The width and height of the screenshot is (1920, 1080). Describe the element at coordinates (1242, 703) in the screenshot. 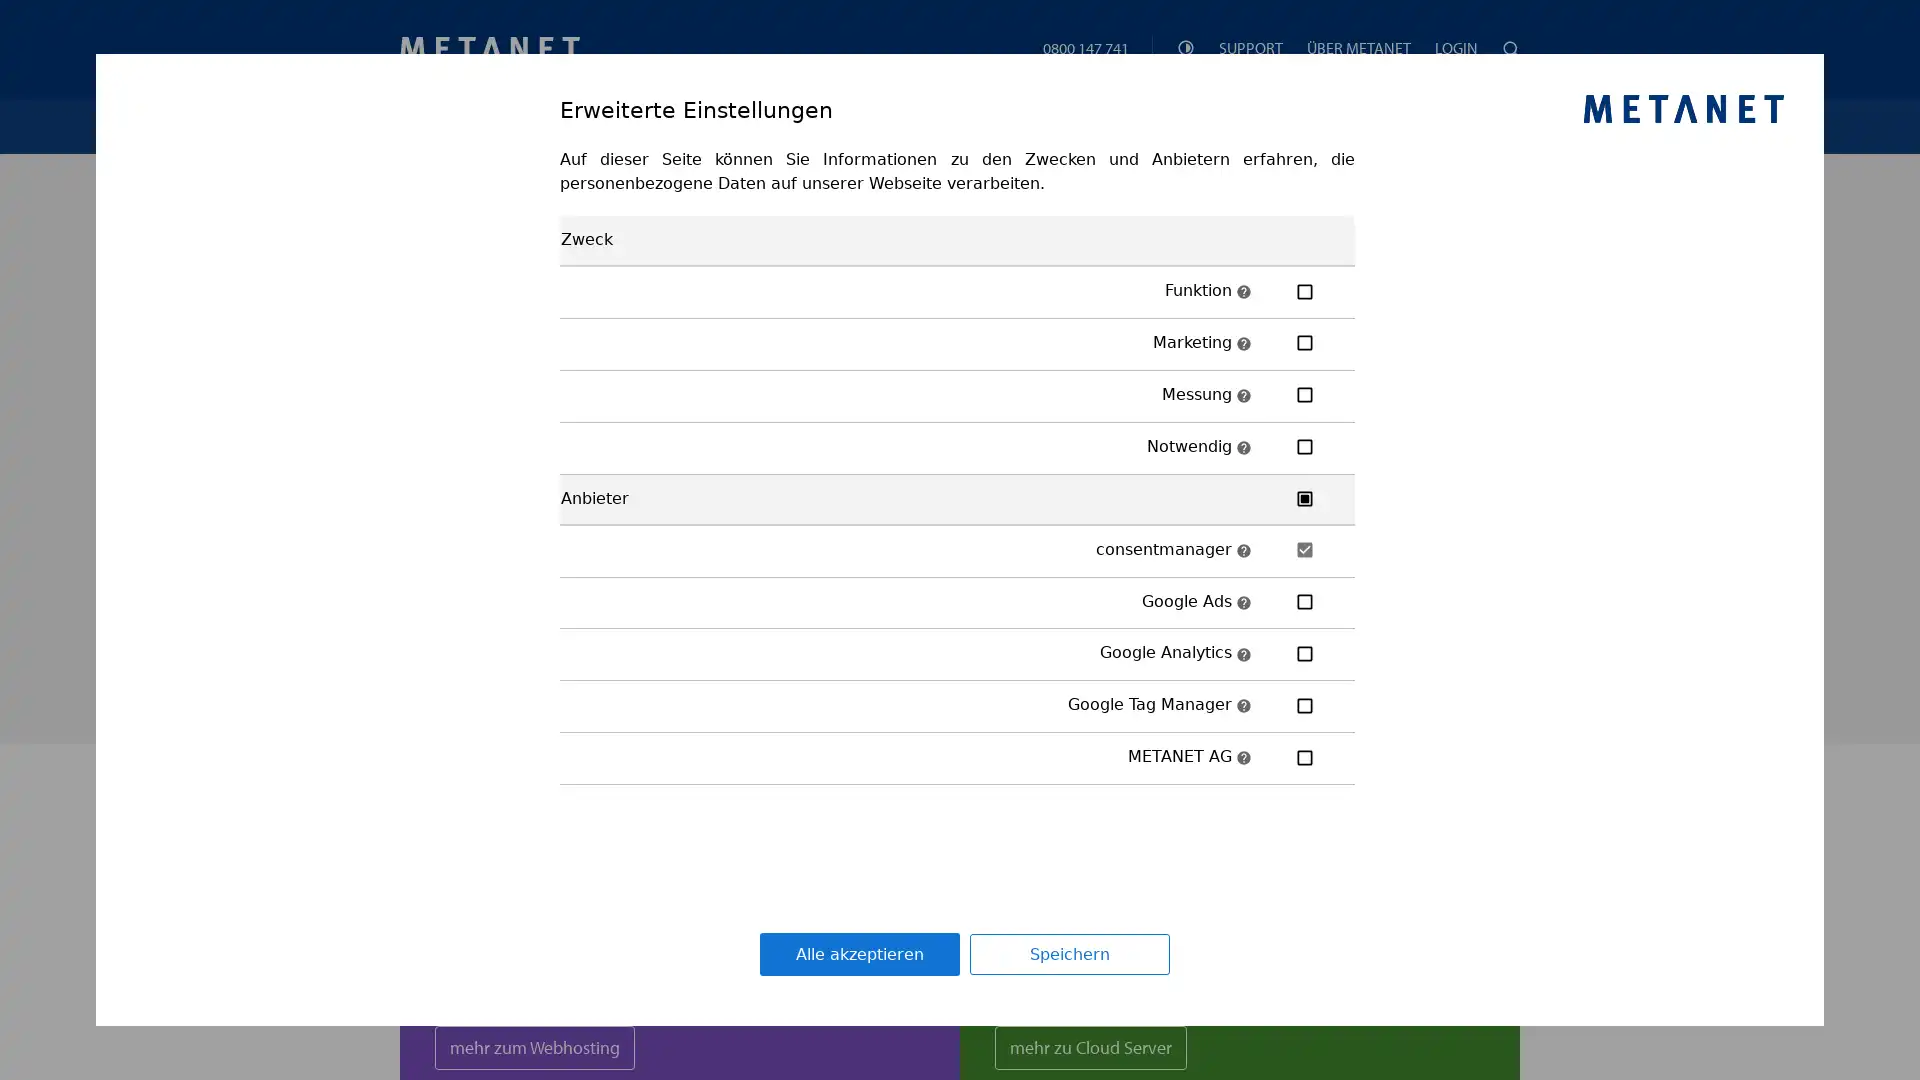

I see `Beschreibung: Google Tag Manager` at that location.